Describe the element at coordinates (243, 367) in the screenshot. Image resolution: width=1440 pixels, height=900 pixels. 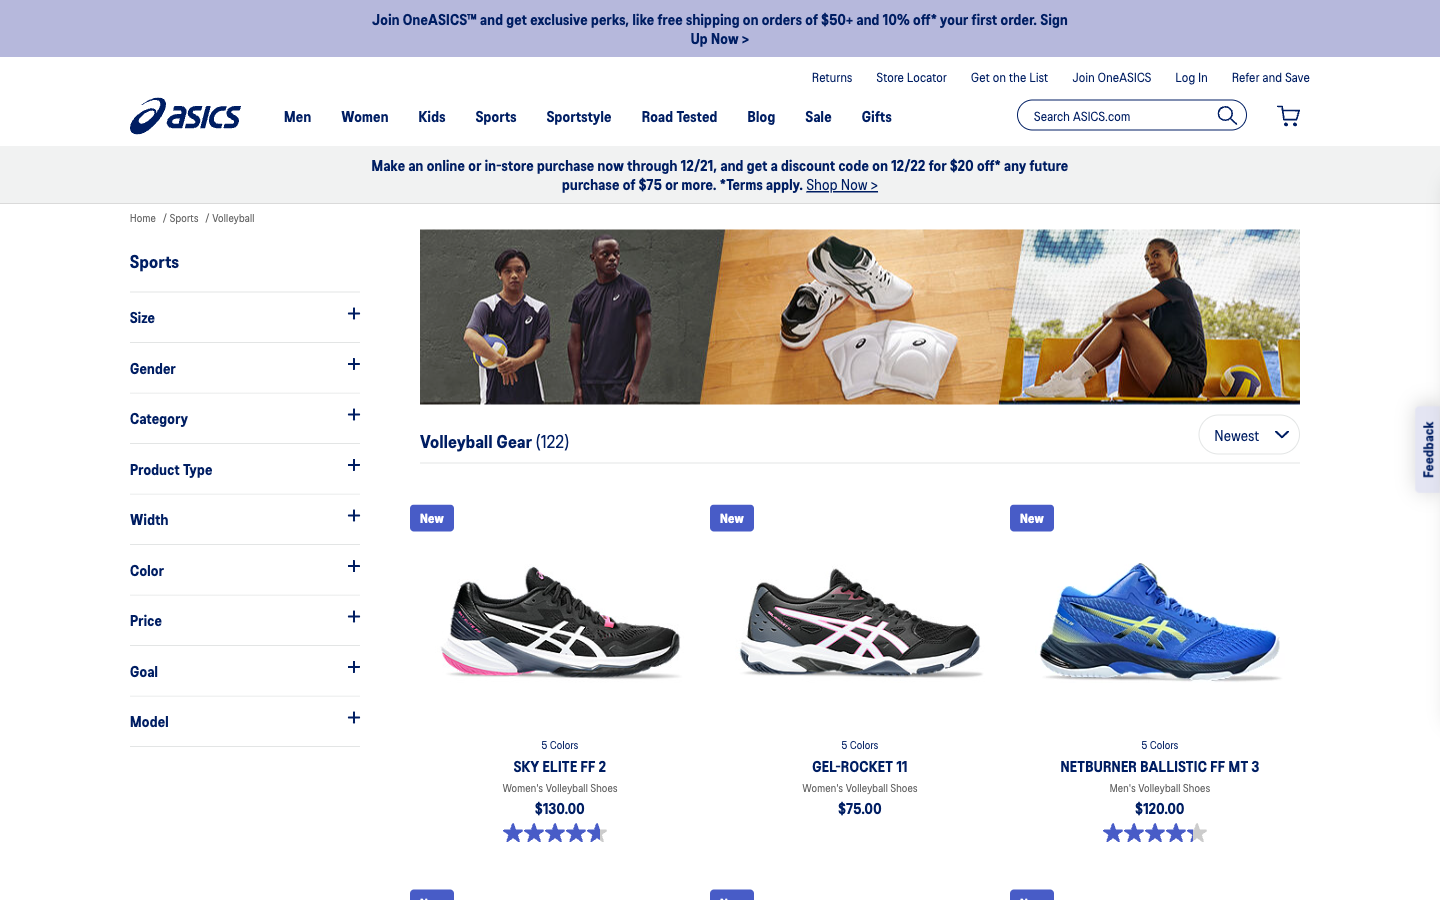
I see `Show the selection designed for women` at that location.